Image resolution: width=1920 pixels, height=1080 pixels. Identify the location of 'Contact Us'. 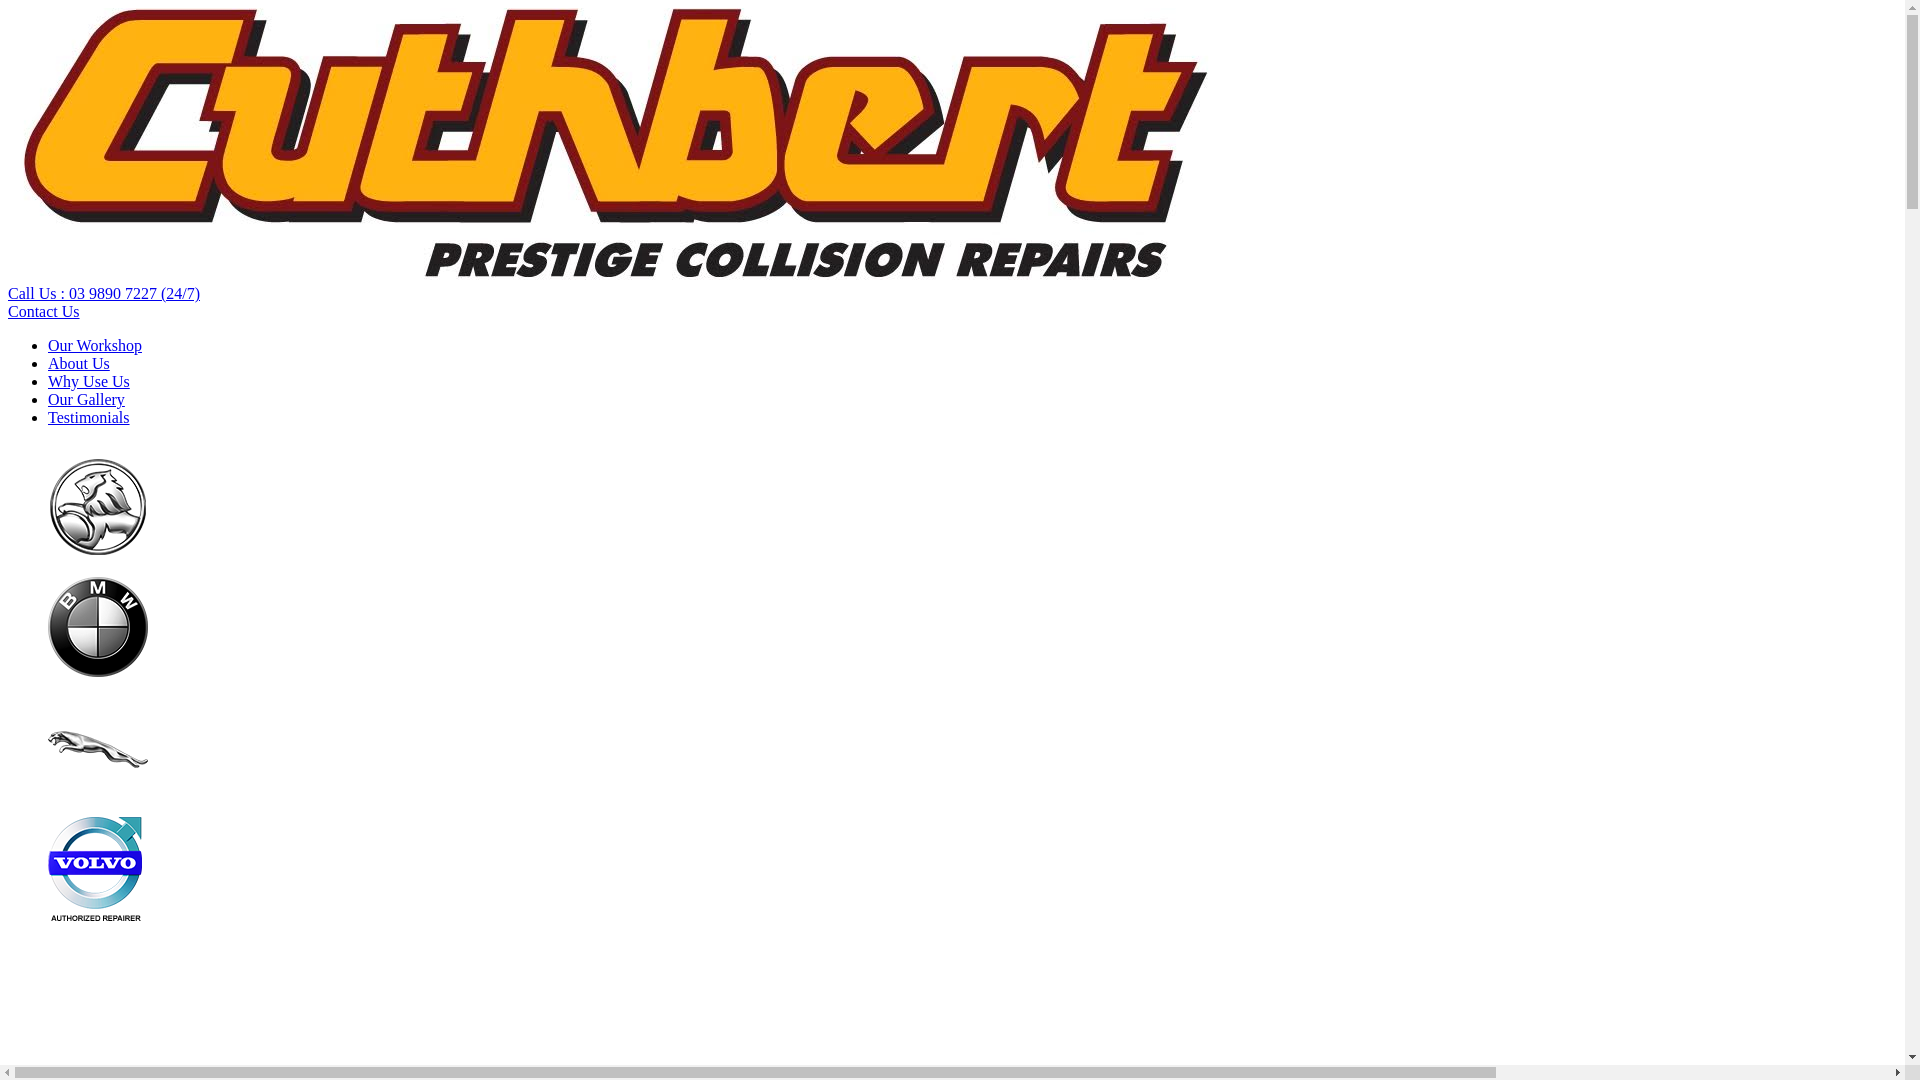
(43, 311).